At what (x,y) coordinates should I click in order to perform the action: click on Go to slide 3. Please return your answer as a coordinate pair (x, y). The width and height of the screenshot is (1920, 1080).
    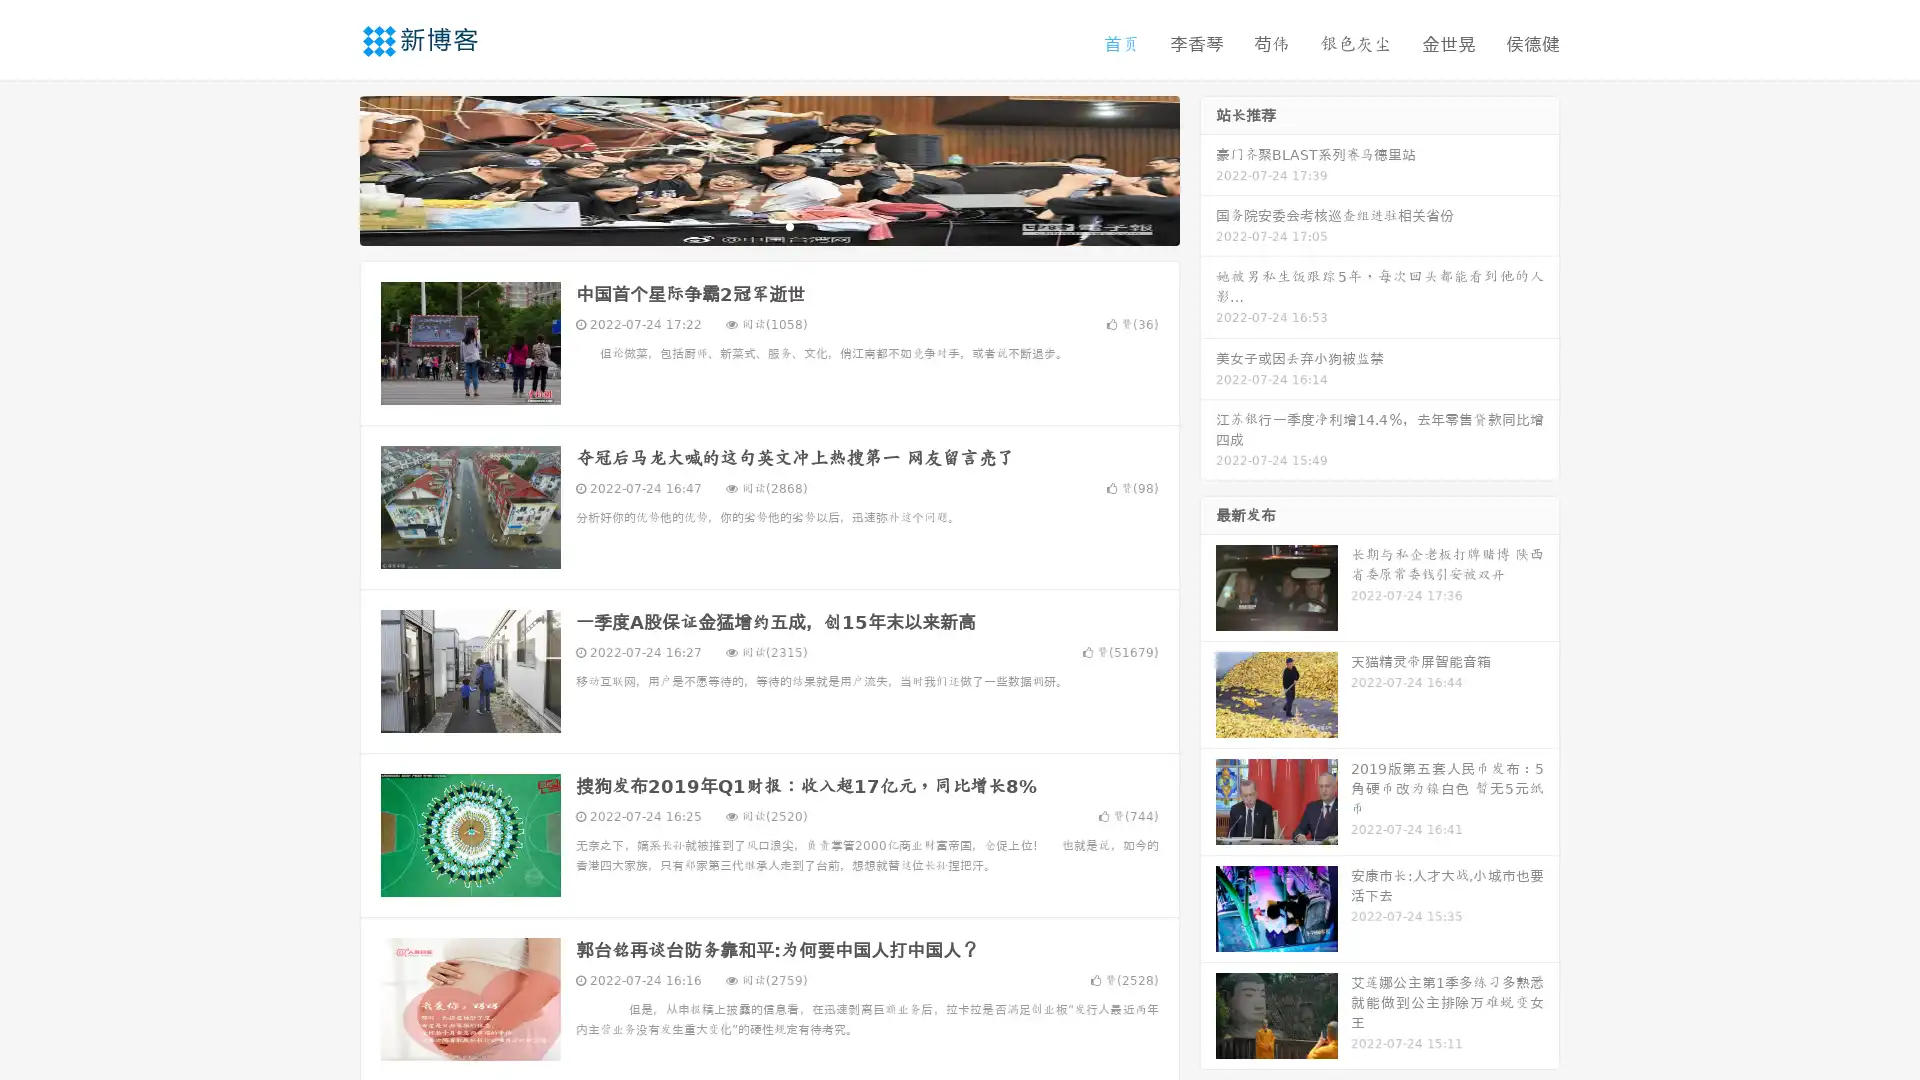
    Looking at the image, I should click on (789, 225).